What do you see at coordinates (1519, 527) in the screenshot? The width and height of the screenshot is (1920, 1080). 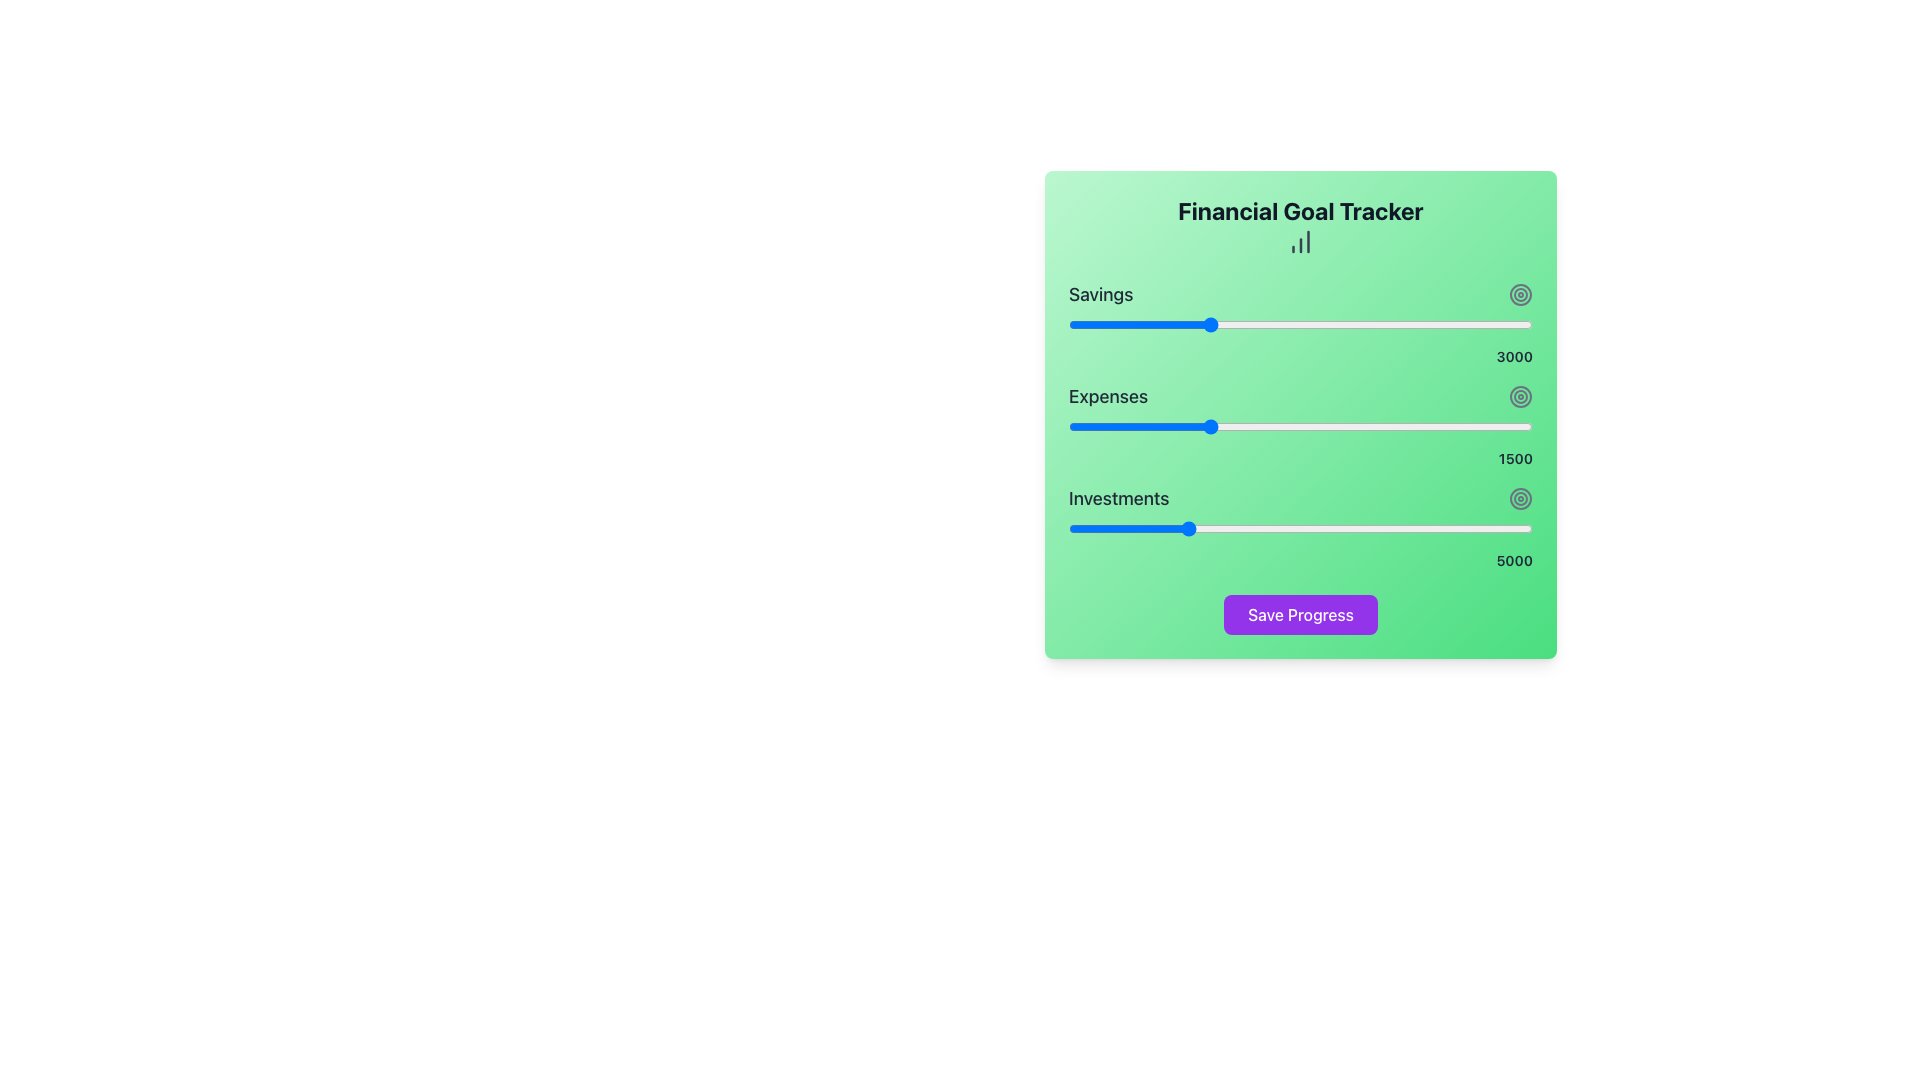 I see `the 'Investments' slider` at bounding box center [1519, 527].